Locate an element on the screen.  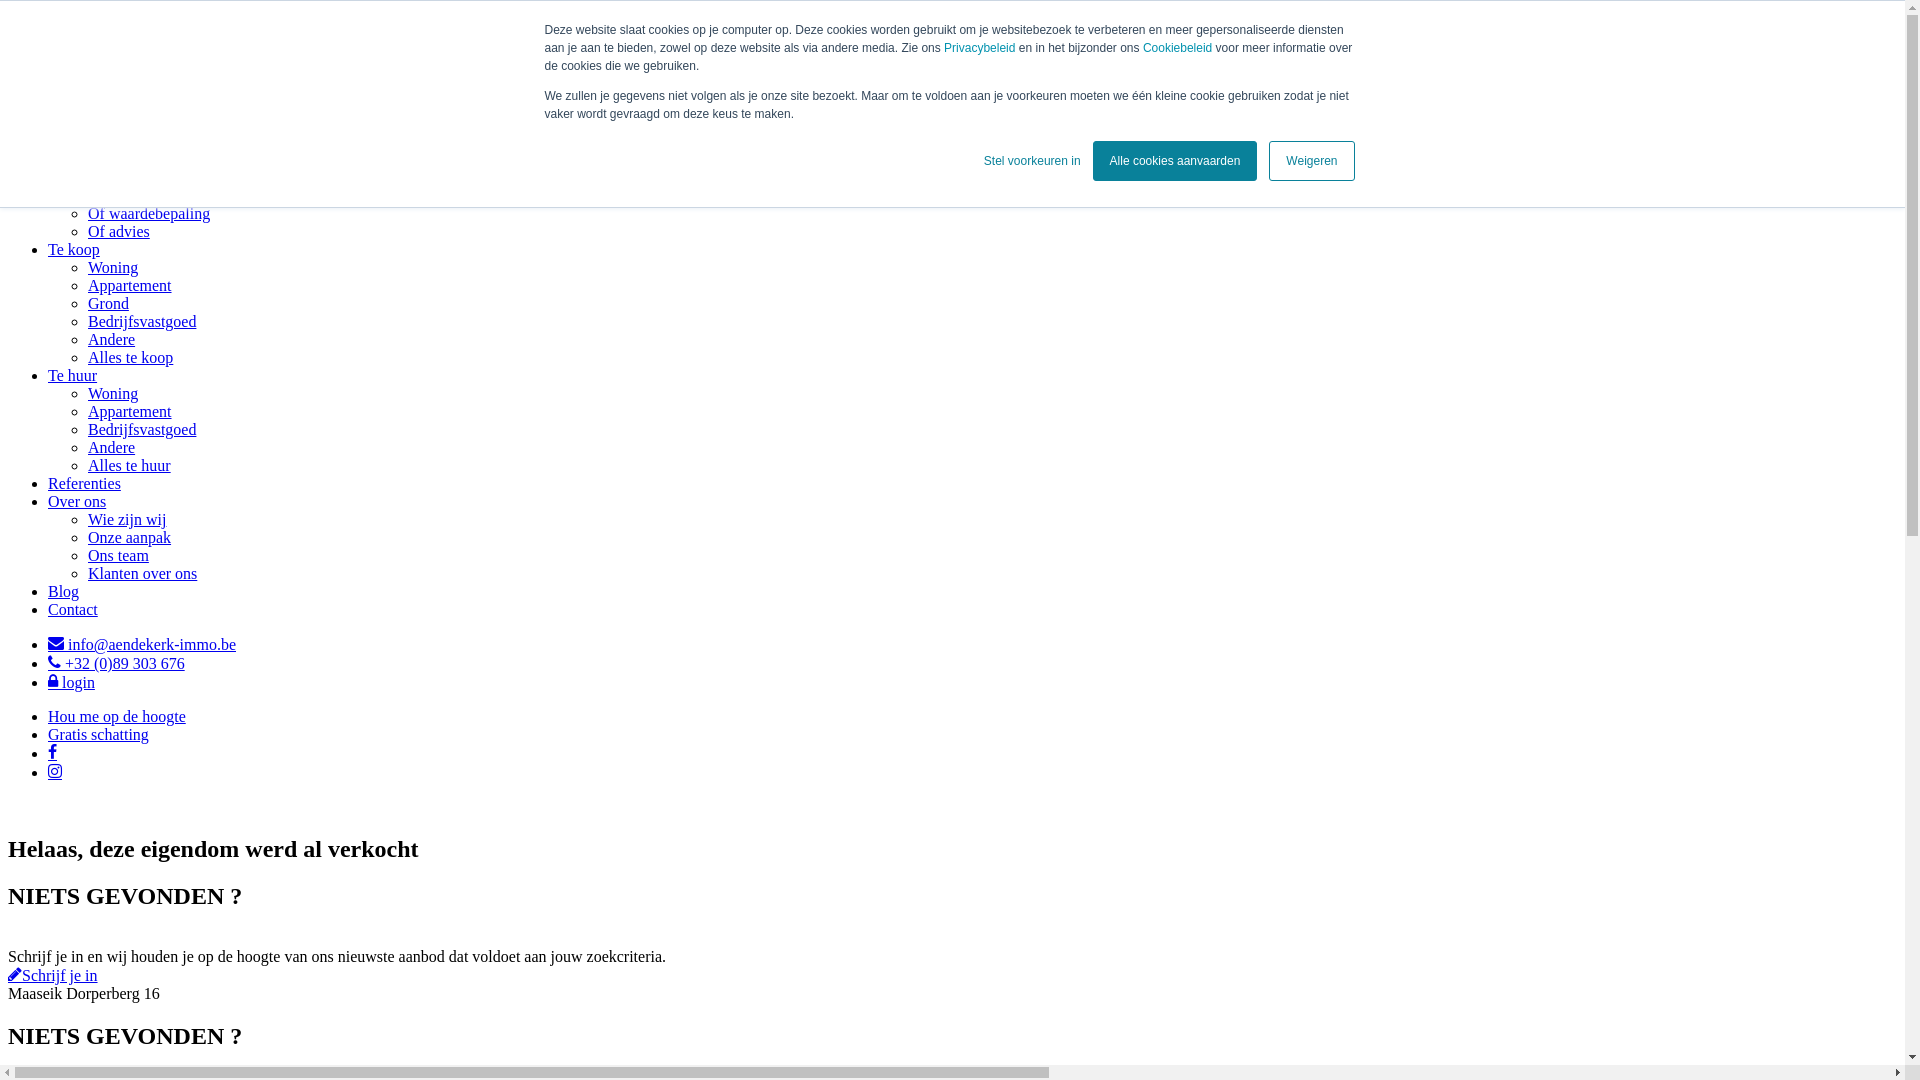
'Grond' is located at coordinates (107, 303).